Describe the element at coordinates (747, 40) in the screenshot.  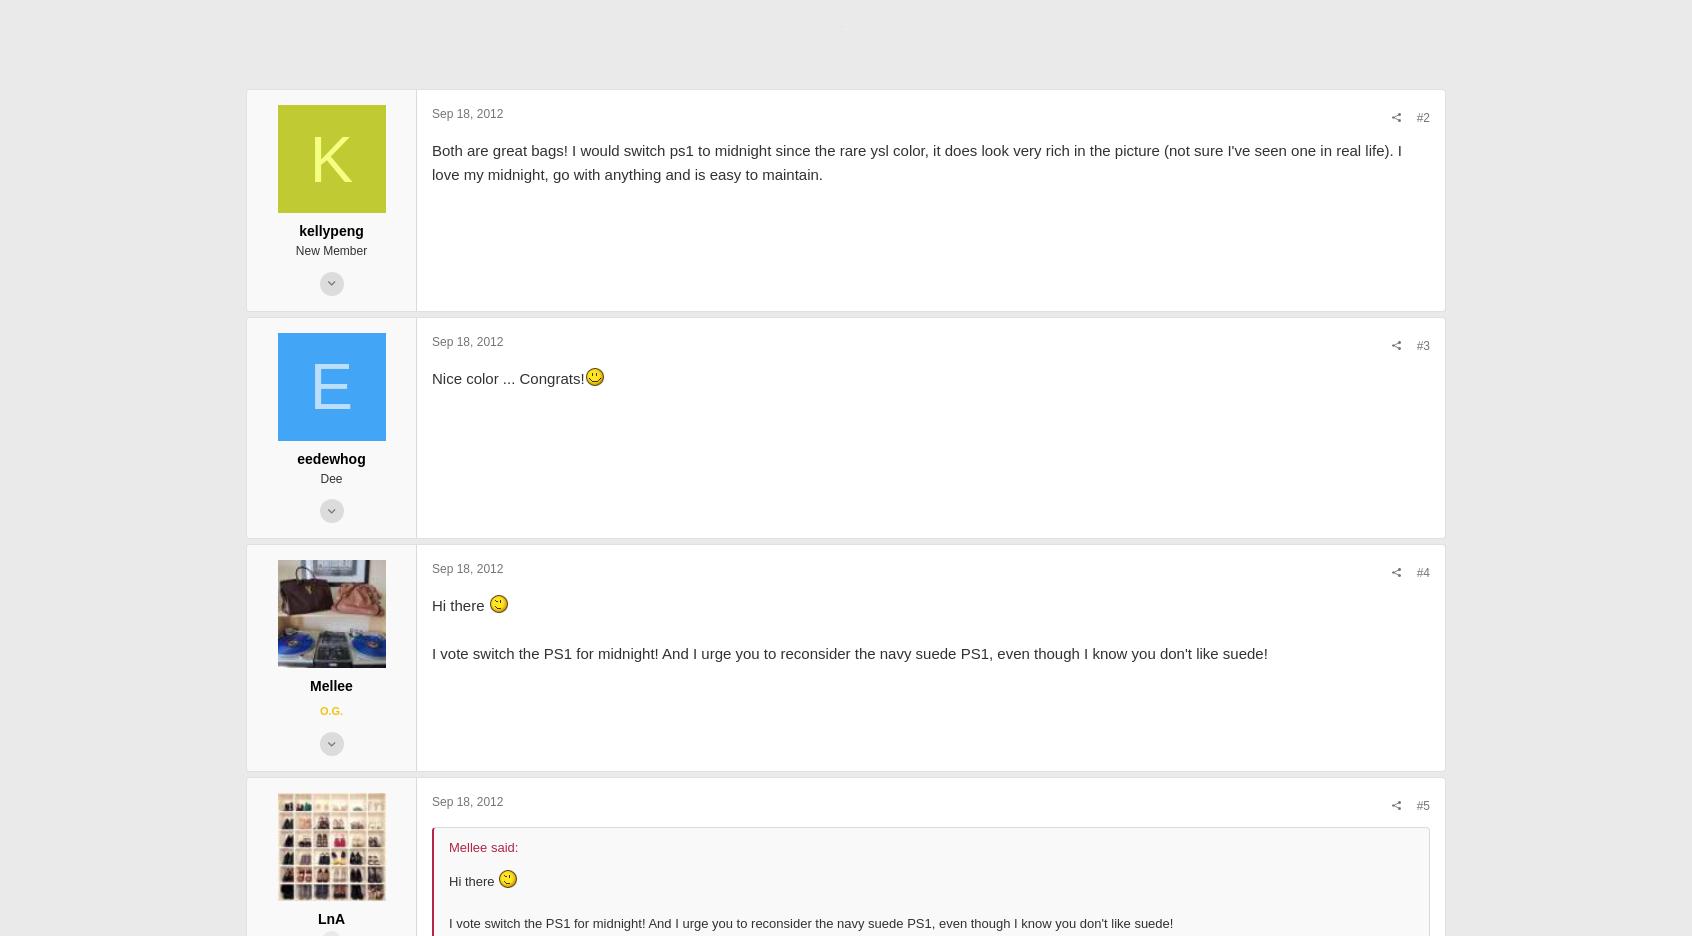
I see `'32.8 KB
· Views: 3,061'` at that location.